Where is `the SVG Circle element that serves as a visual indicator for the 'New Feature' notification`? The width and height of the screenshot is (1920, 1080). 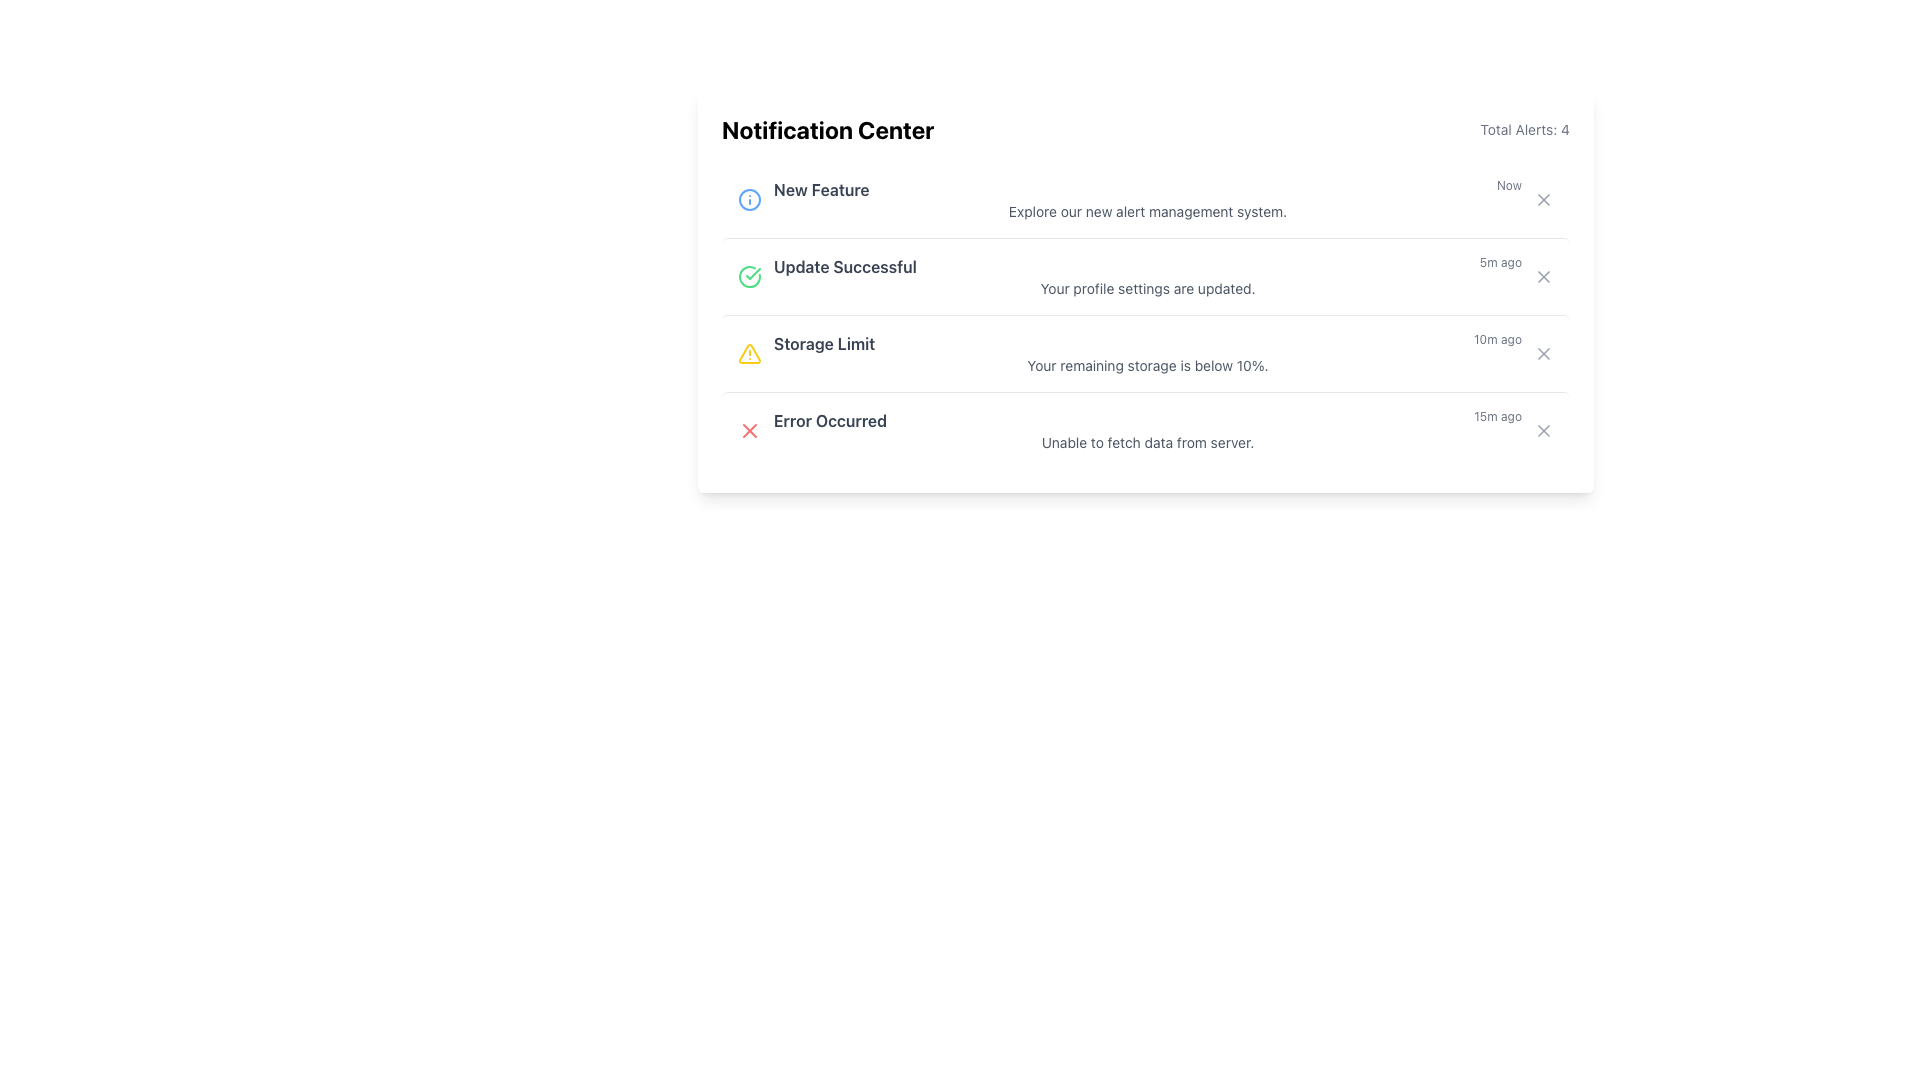
the SVG Circle element that serves as a visual indicator for the 'New Feature' notification is located at coordinates (748, 200).